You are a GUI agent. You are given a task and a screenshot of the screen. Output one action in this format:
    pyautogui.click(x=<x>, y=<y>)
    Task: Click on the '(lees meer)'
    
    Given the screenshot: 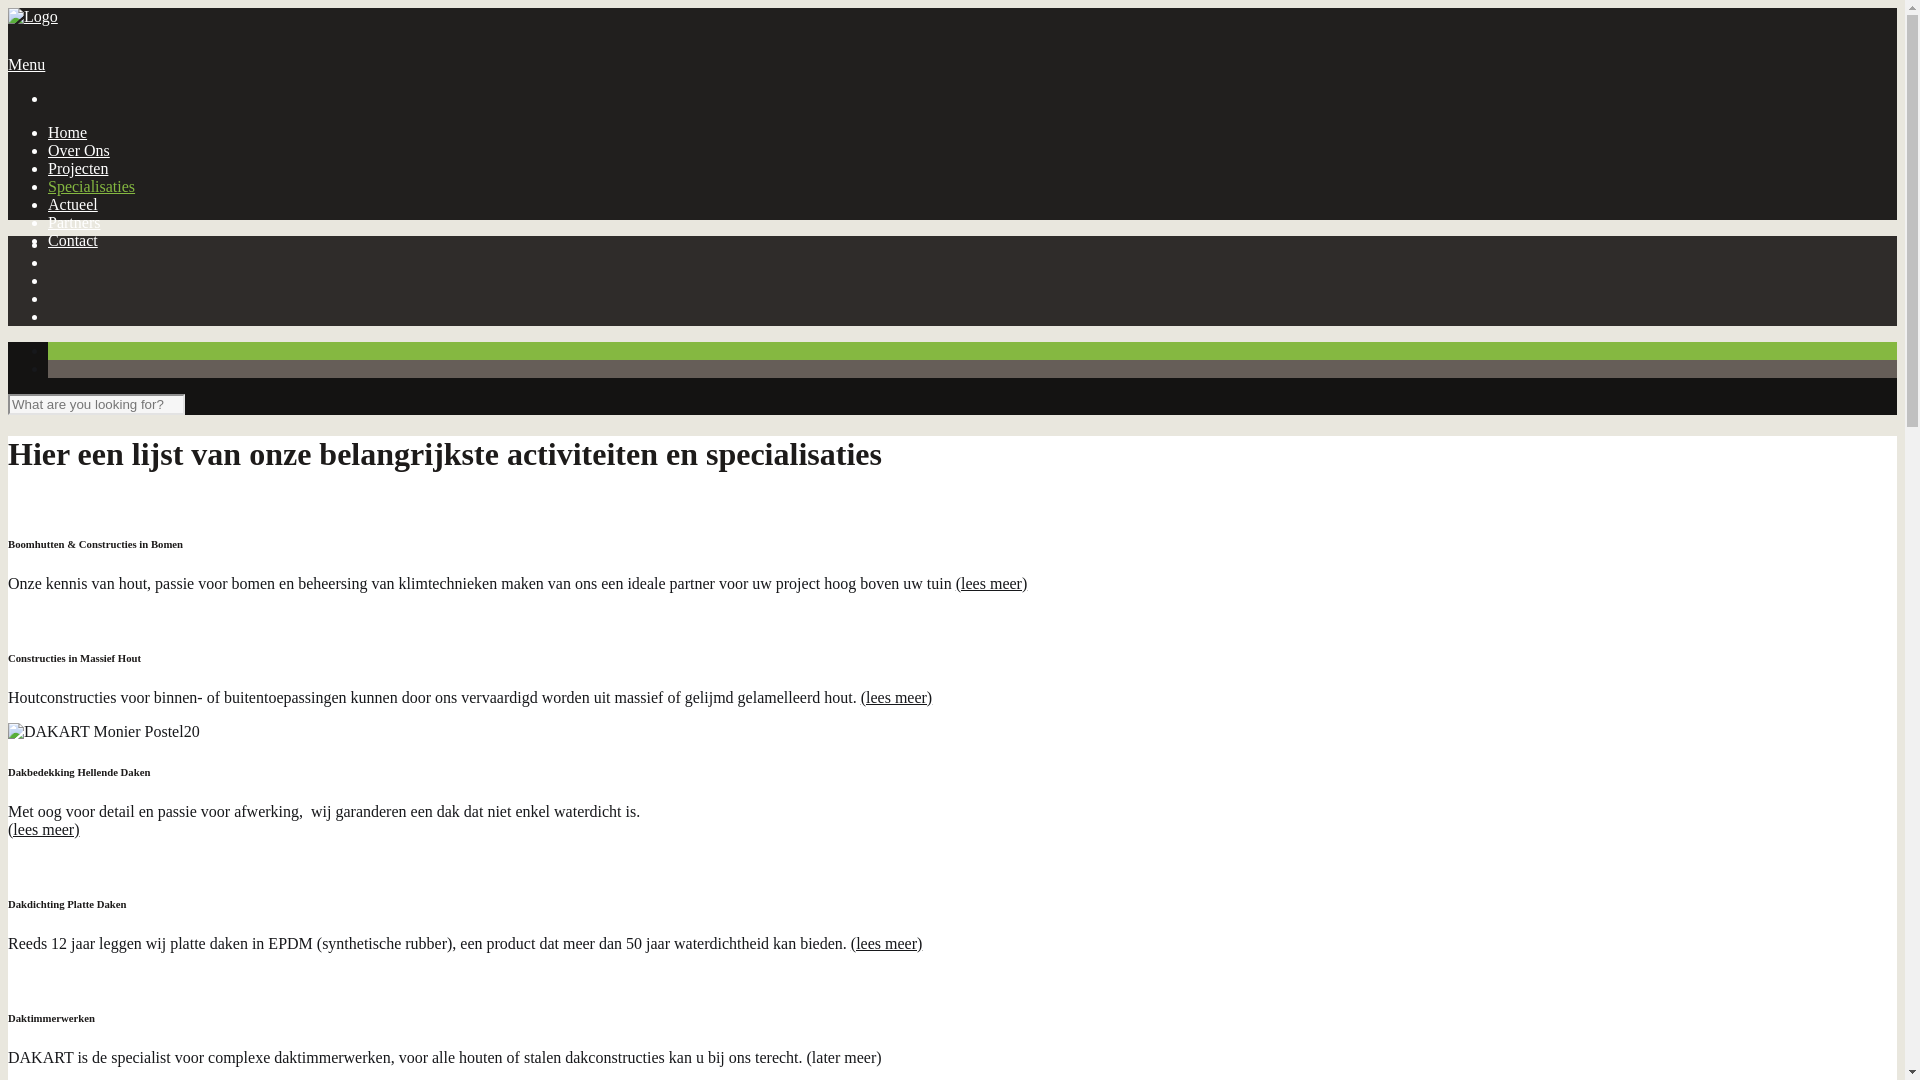 What is the action you would take?
    pyautogui.click(x=896, y=696)
    